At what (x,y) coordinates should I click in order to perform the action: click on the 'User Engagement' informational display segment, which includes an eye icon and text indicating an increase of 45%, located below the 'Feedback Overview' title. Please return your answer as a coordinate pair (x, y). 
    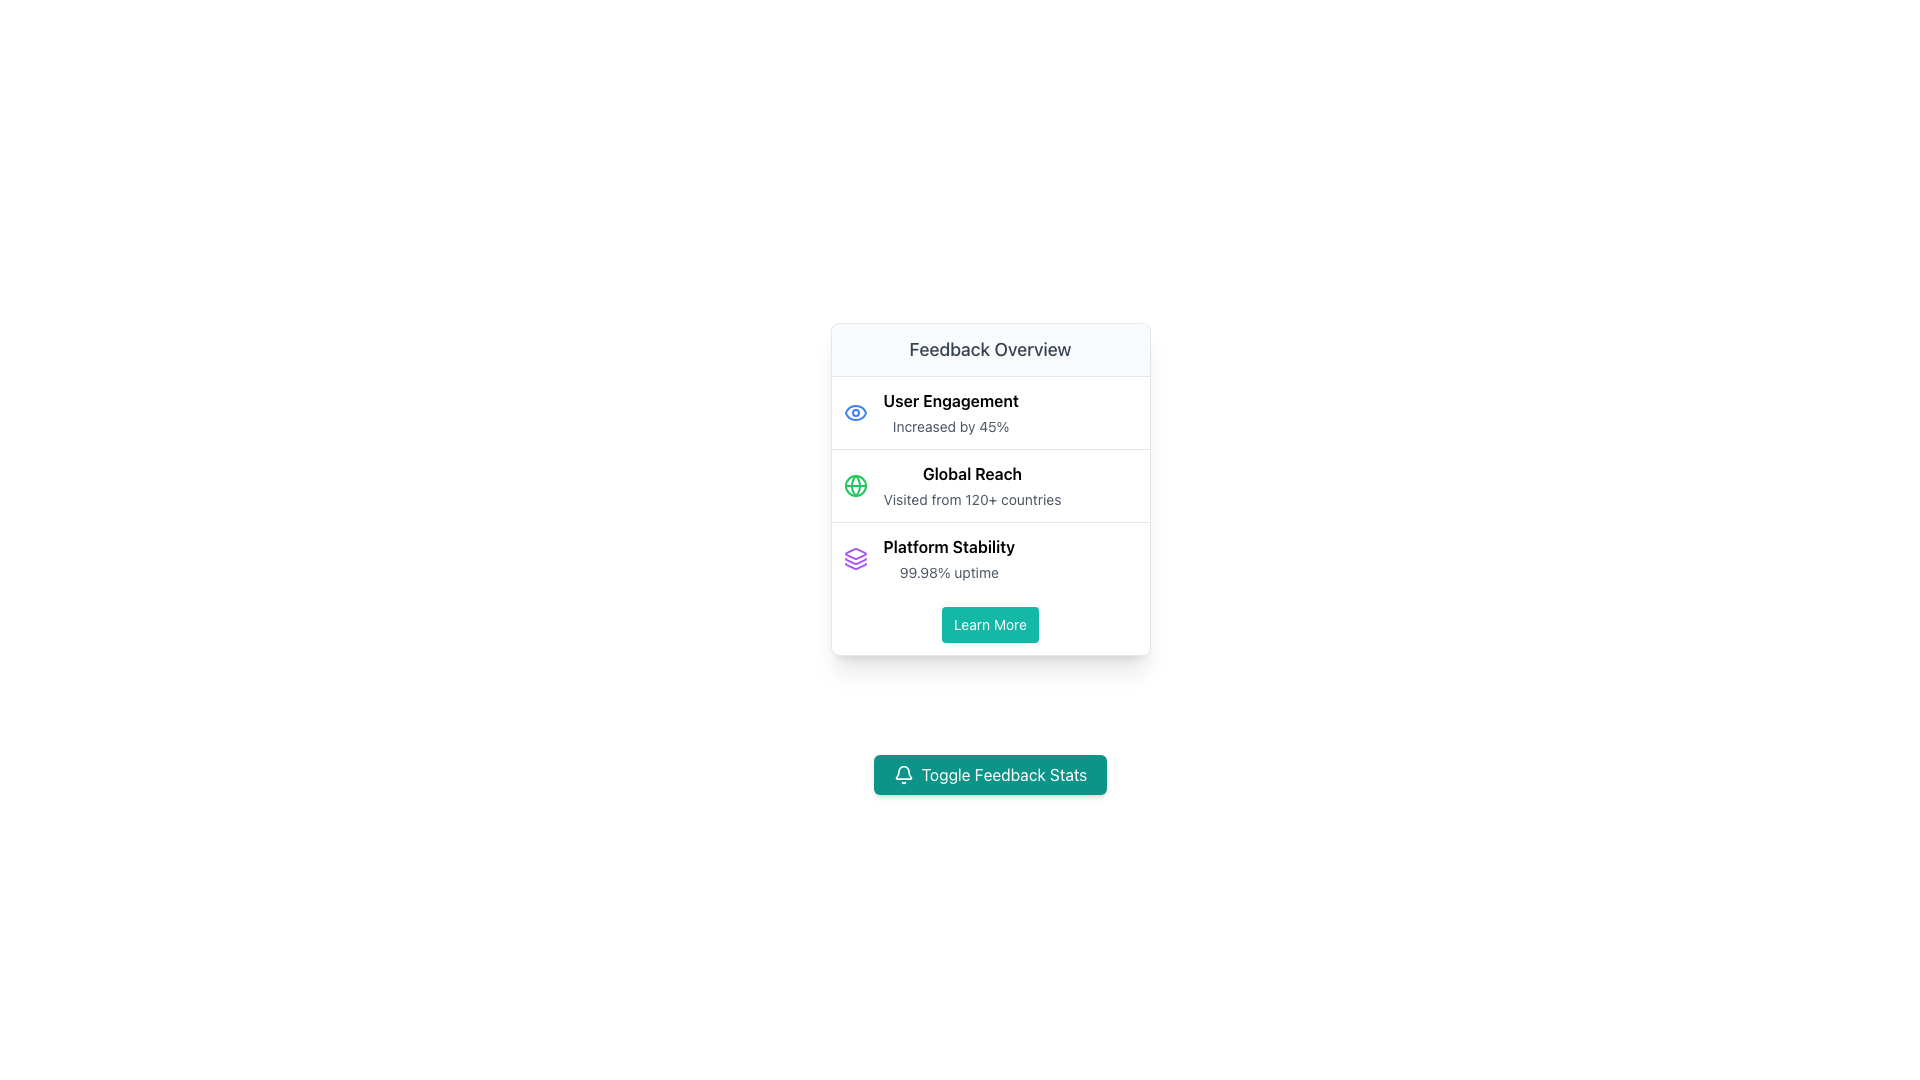
    Looking at the image, I should click on (990, 411).